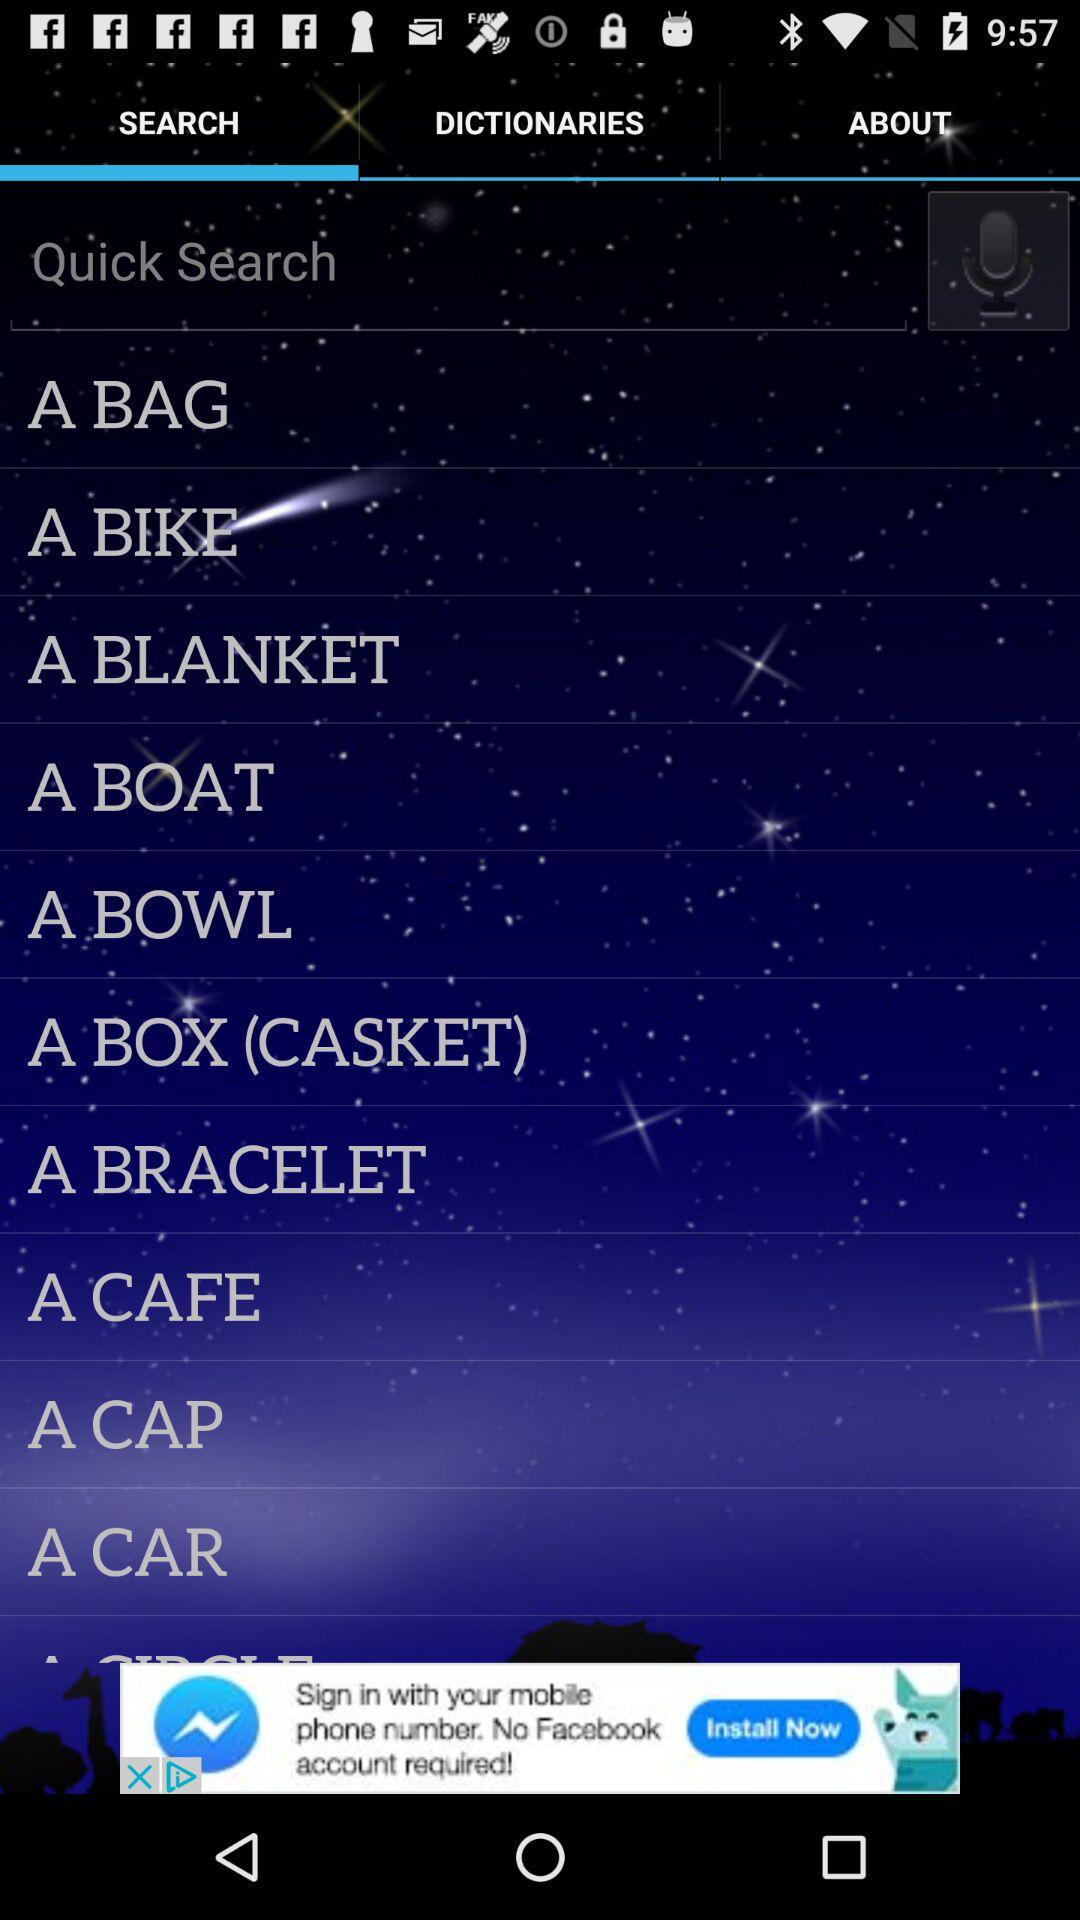  What do you see at coordinates (458, 259) in the screenshot?
I see `search bar` at bounding box center [458, 259].